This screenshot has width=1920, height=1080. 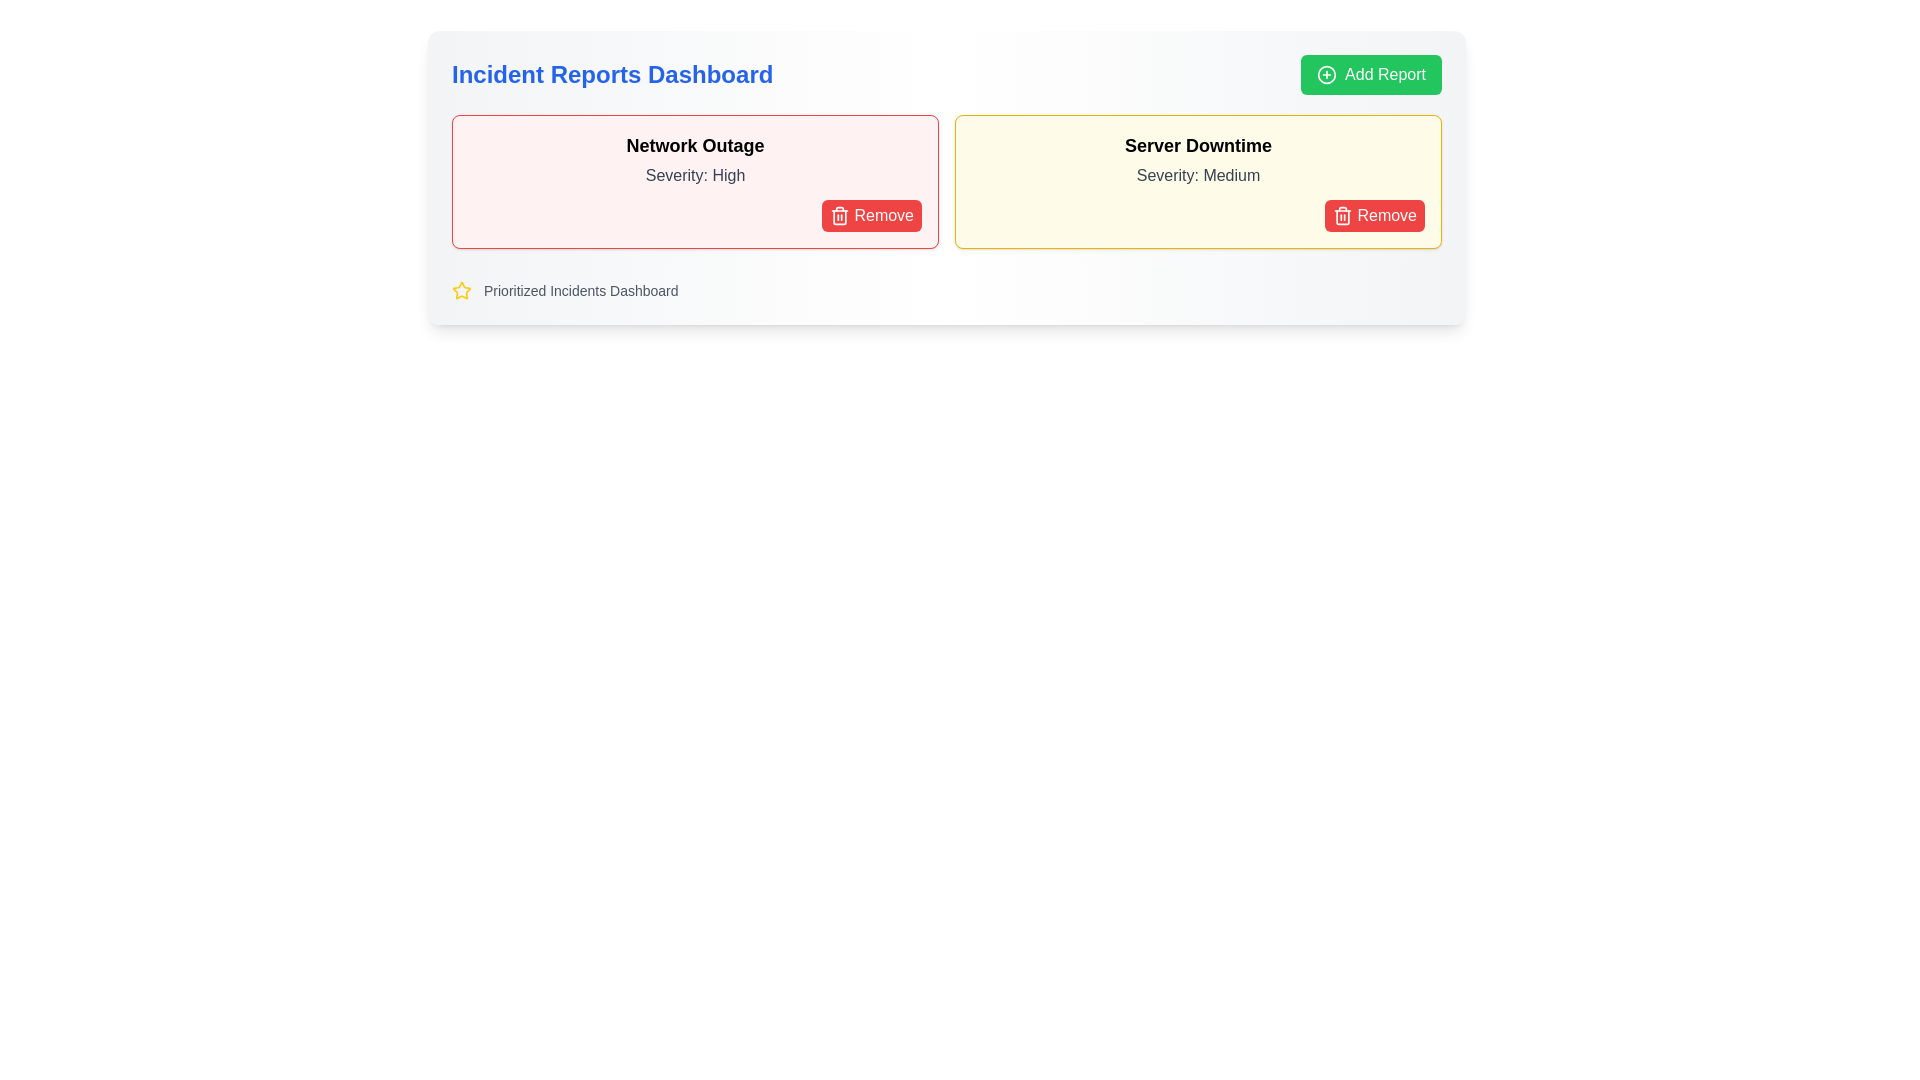 I want to click on text label 'Prioritized Incidents Dashboard' located beneath the main dashboard content, to the right of a yellow star icon, so click(x=580, y=290).